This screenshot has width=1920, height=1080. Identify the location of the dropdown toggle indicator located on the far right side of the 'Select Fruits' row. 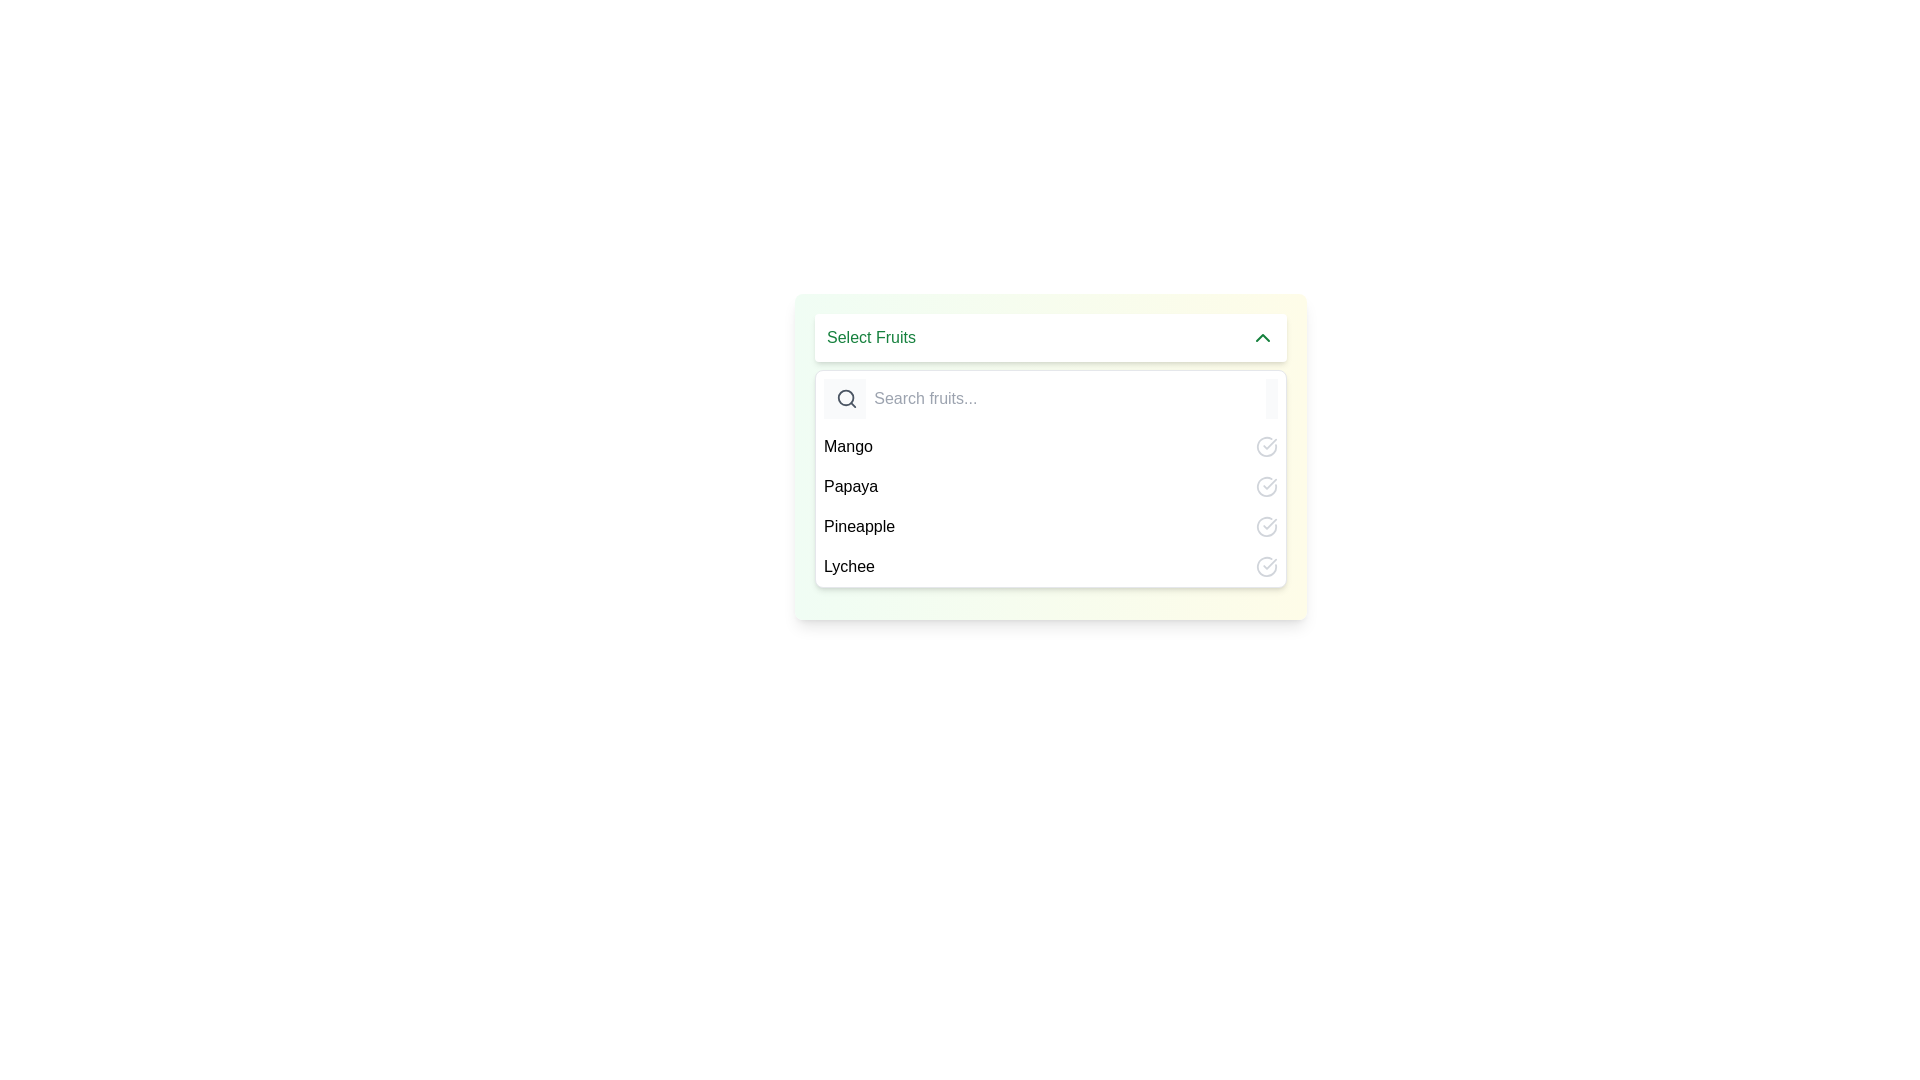
(1261, 337).